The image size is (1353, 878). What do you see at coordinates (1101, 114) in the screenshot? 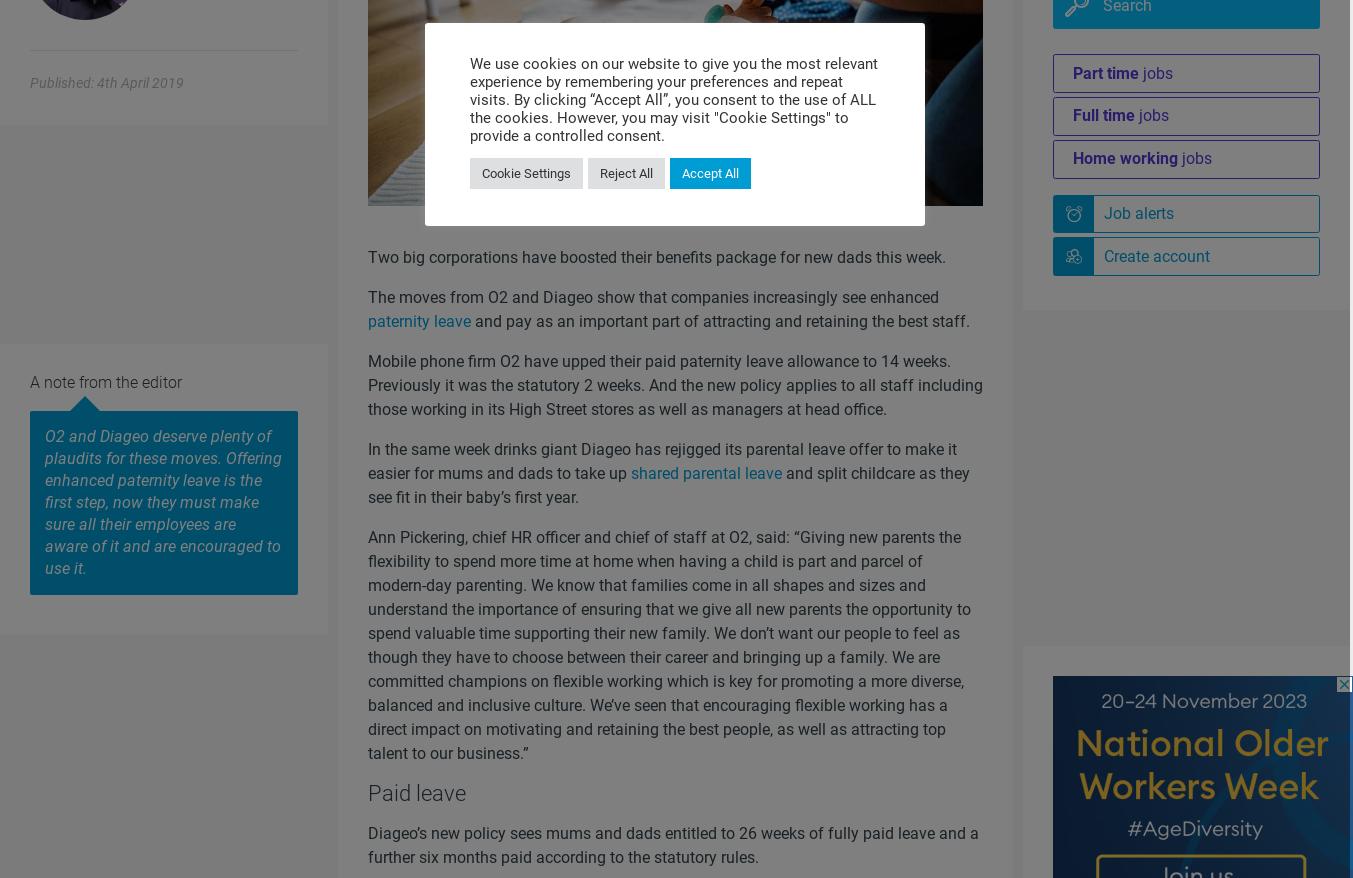
I see `'Full time'` at bounding box center [1101, 114].